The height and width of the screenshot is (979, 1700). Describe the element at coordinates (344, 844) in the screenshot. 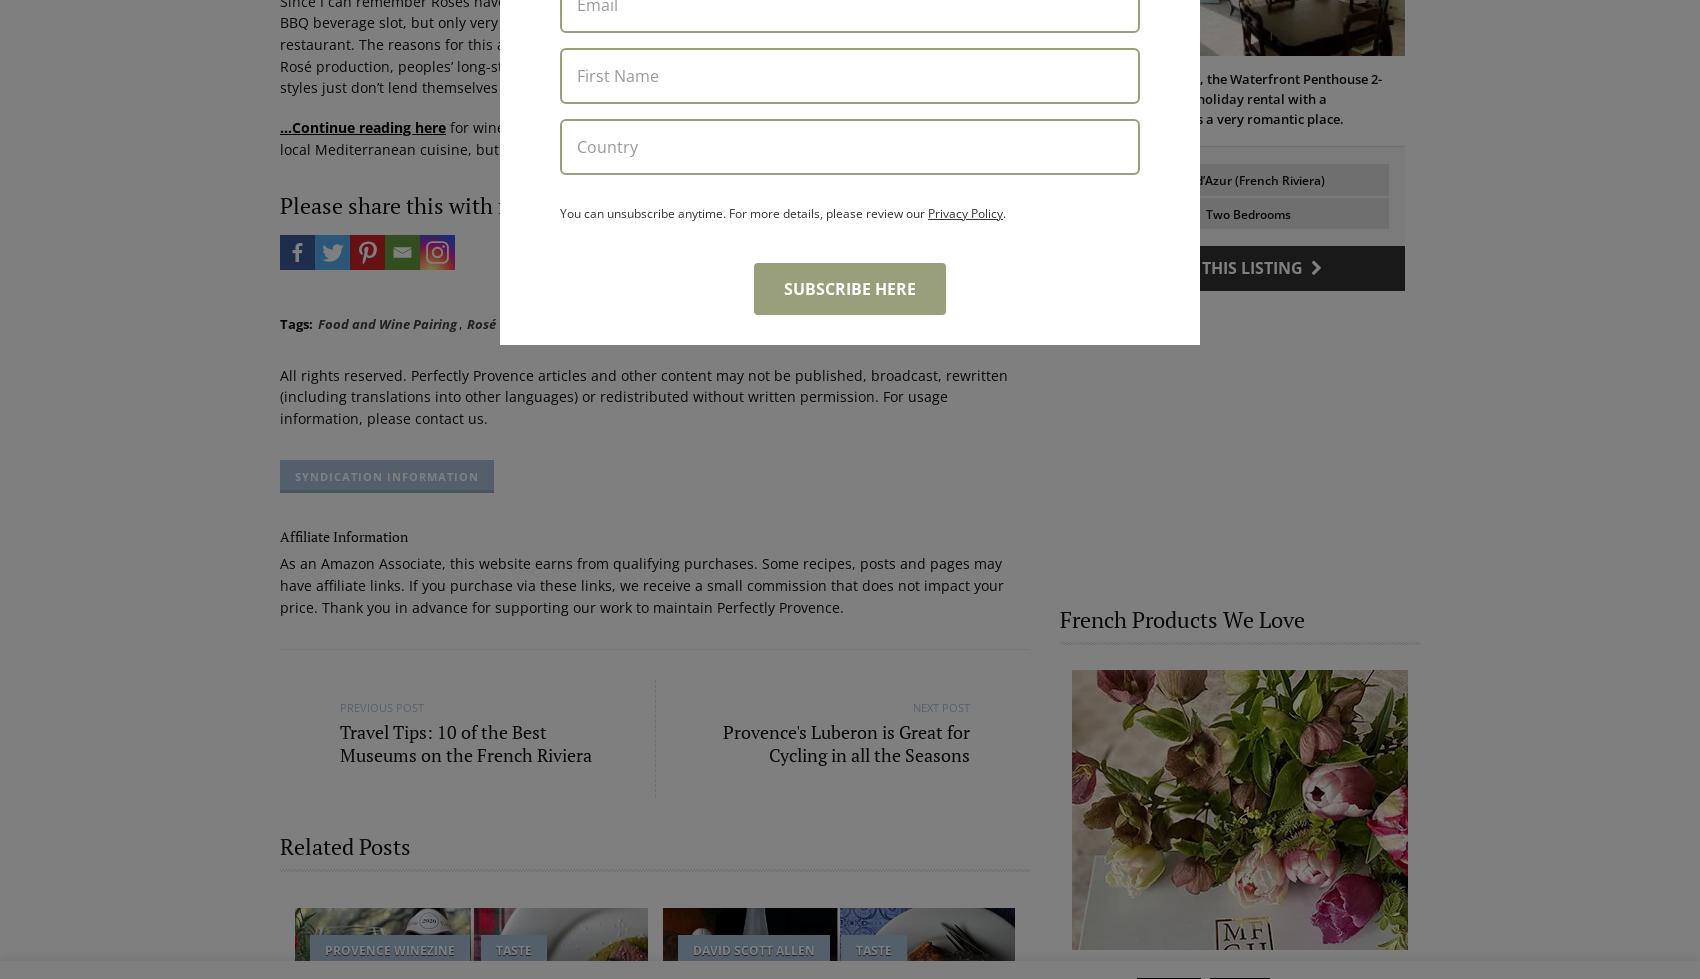

I see `'Related Posts'` at that location.